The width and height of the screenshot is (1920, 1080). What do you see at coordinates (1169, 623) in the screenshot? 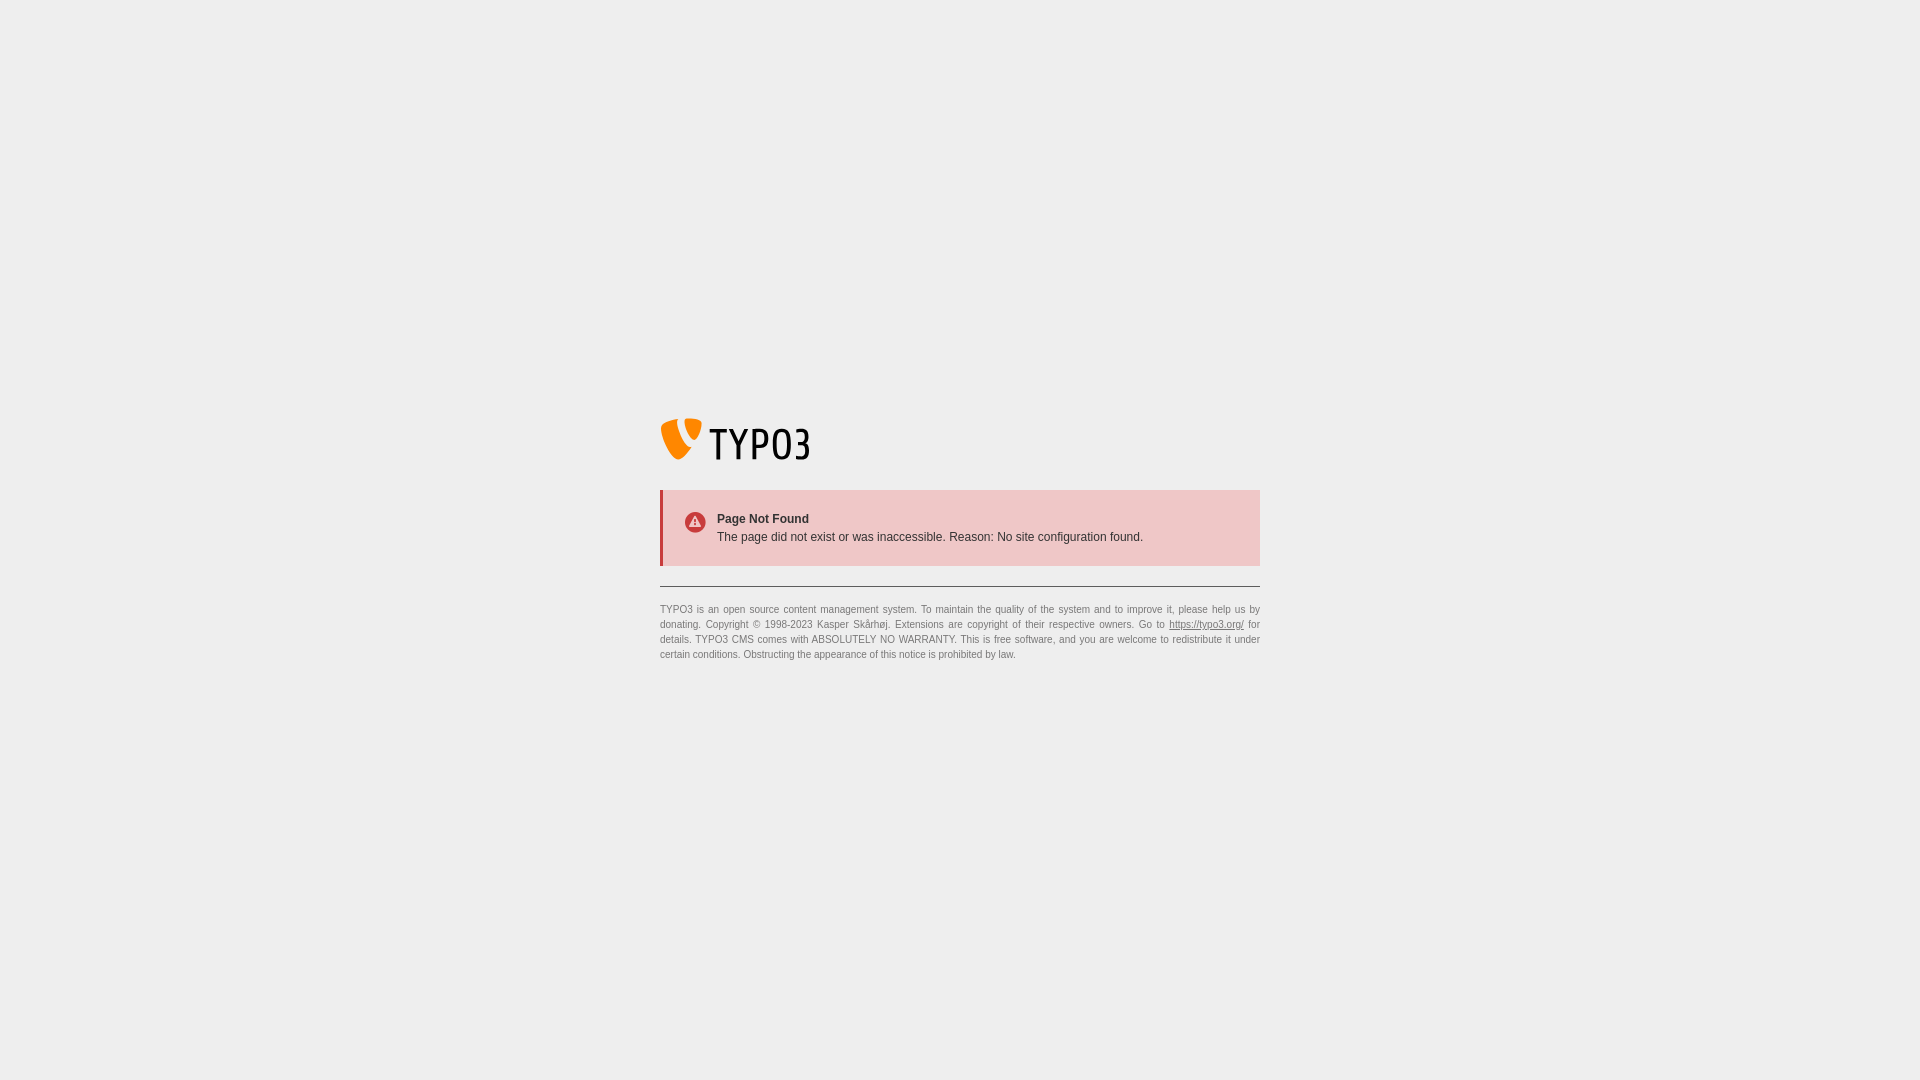
I see `'https://typo3.org/'` at bounding box center [1169, 623].